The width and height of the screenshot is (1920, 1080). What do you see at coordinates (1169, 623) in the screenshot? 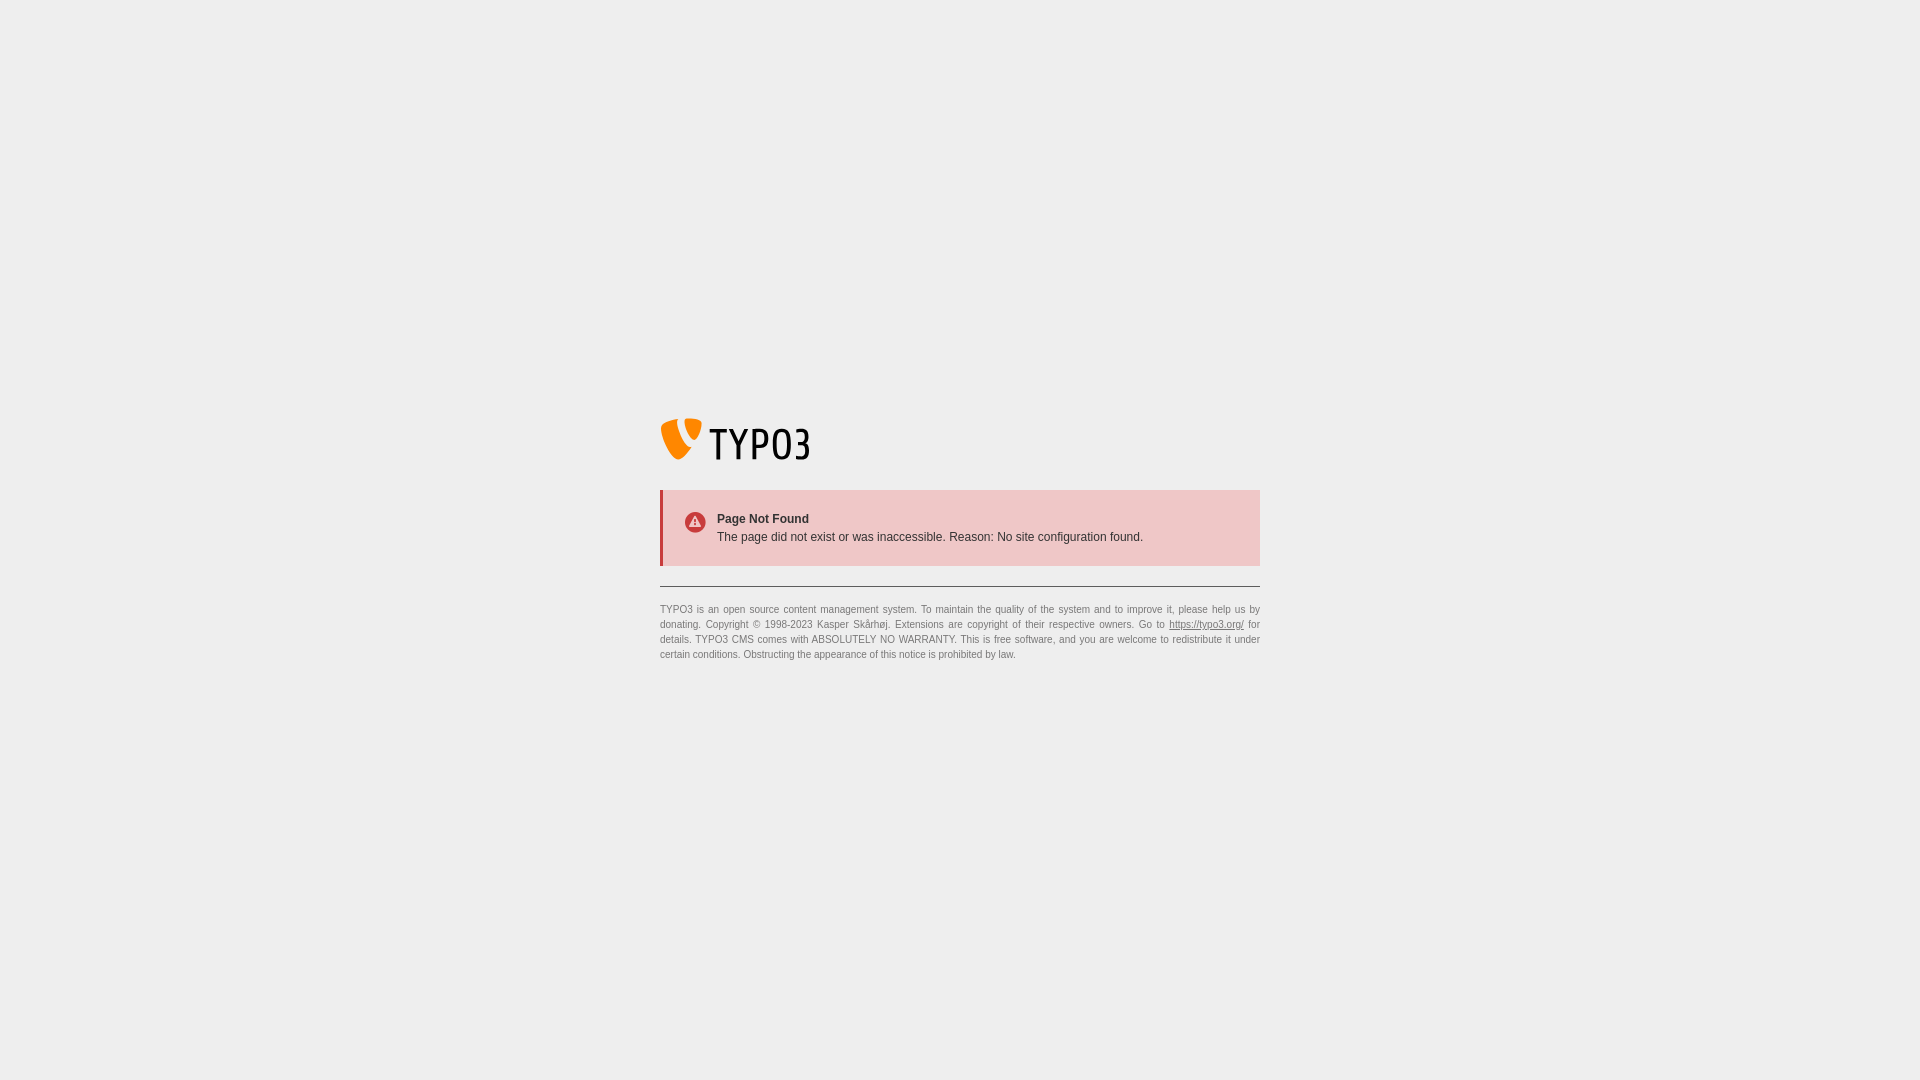
I see `'https://typo3.org/'` at bounding box center [1169, 623].